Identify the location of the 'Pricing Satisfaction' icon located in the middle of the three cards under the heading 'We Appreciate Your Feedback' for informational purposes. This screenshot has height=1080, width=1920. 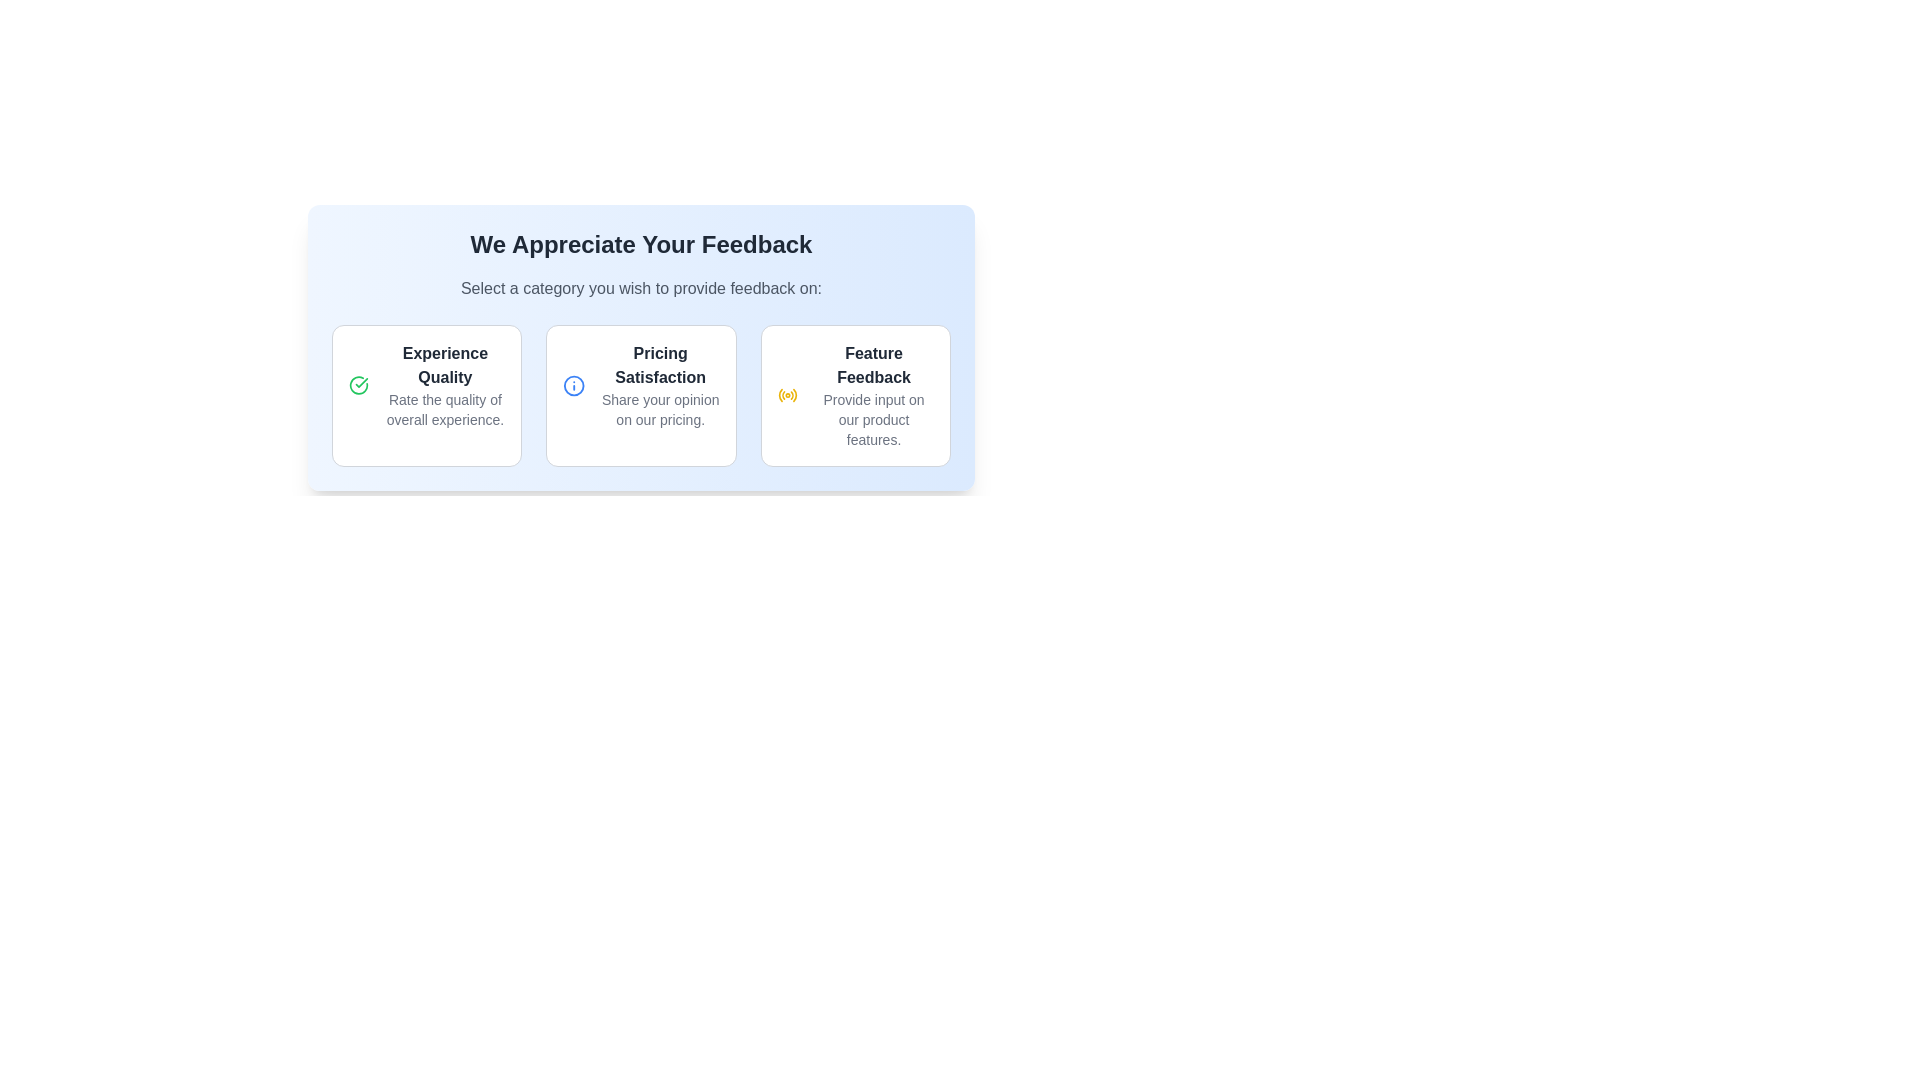
(573, 385).